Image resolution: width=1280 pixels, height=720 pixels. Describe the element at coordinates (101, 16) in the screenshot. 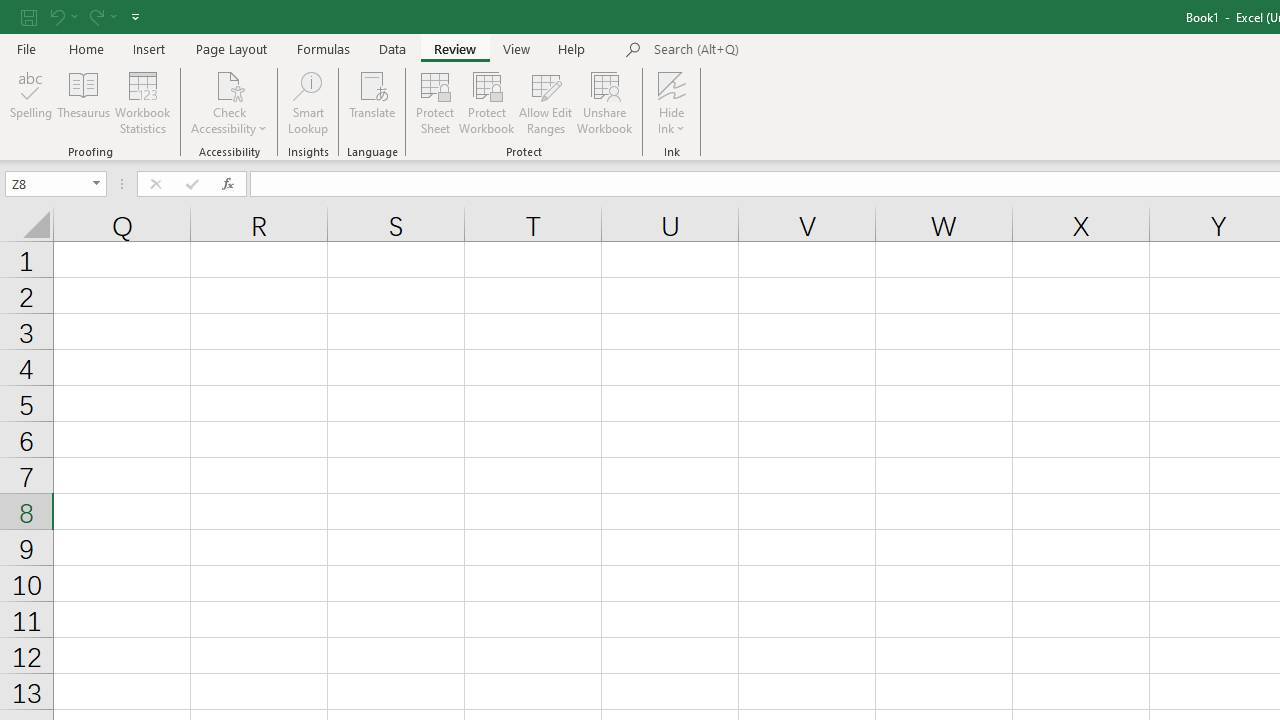

I see `'Redo'` at that location.